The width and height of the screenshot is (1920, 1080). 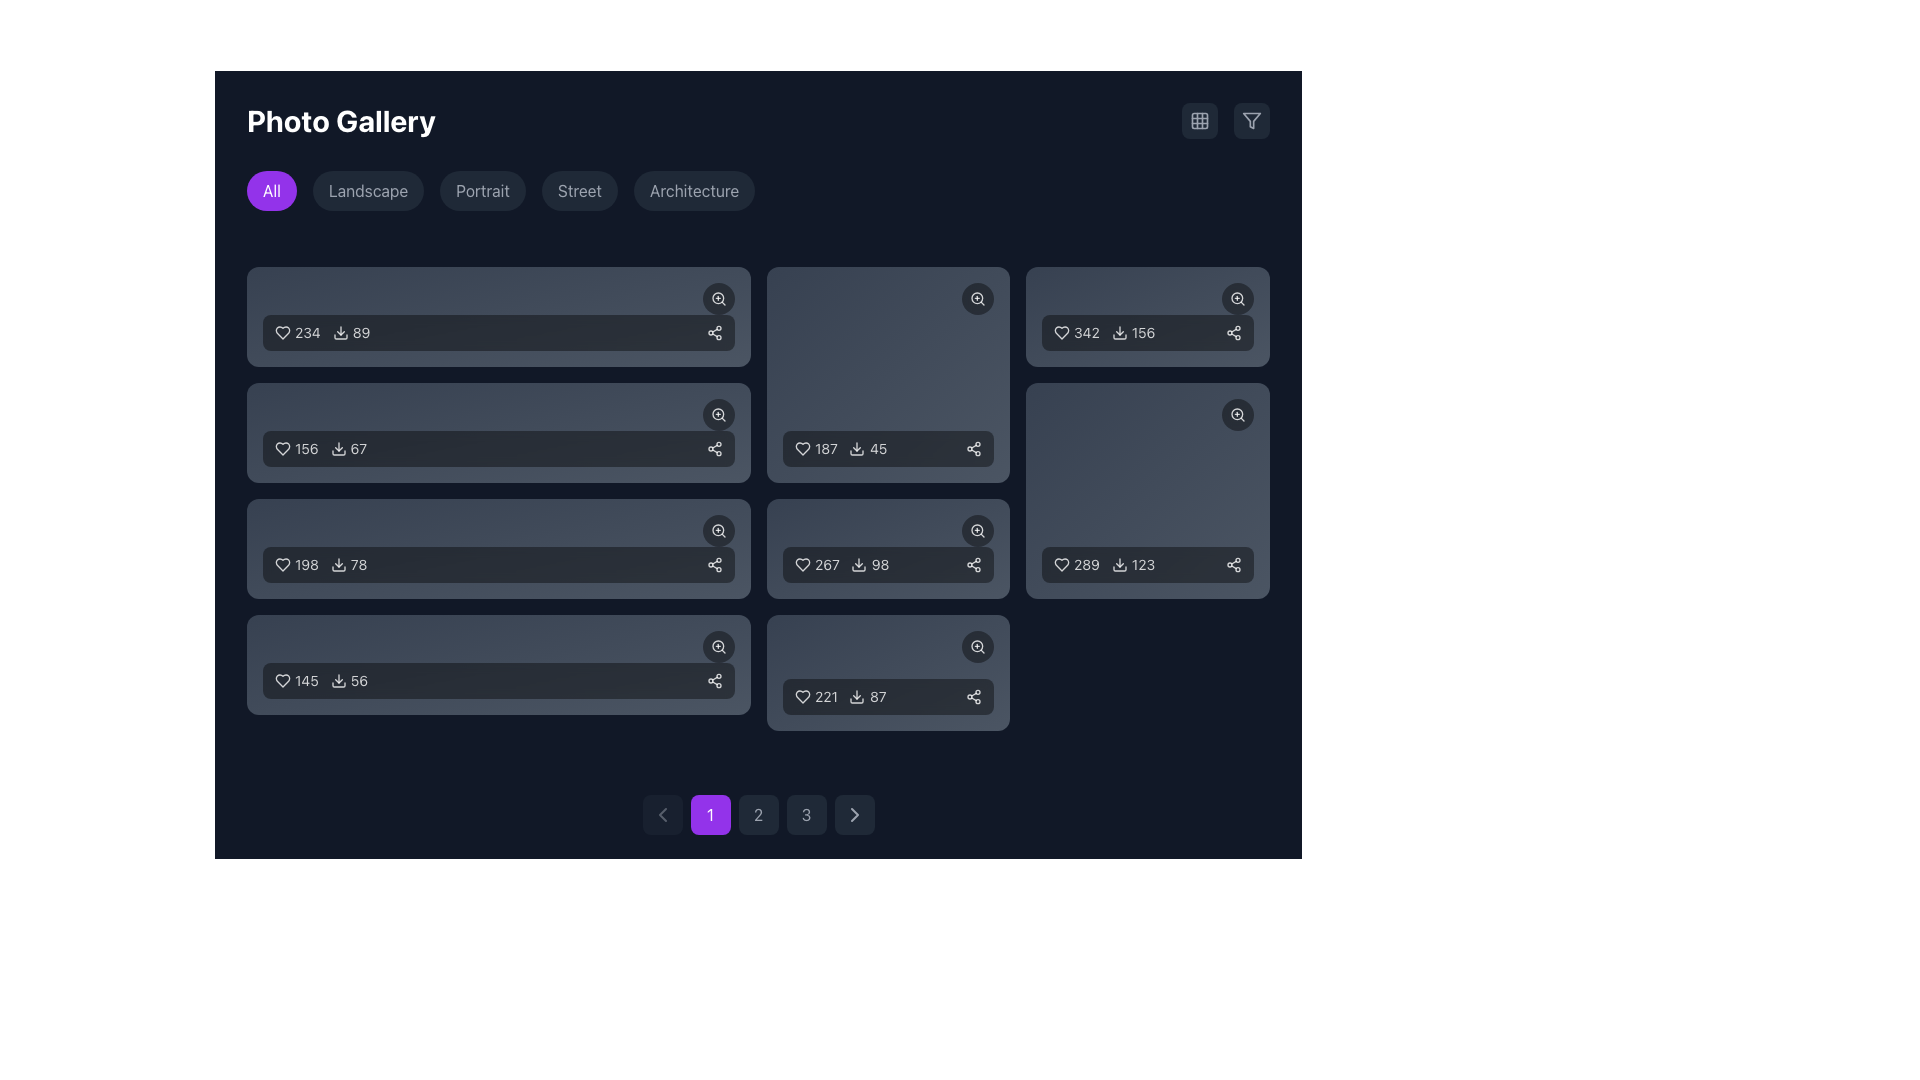 What do you see at coordinates (718, 299) in the screenshot?
I see `the circular button with a magnifying glass icon located at the top-right corner of the first rectangular card to zoom in` at bounding box center [718, 299].